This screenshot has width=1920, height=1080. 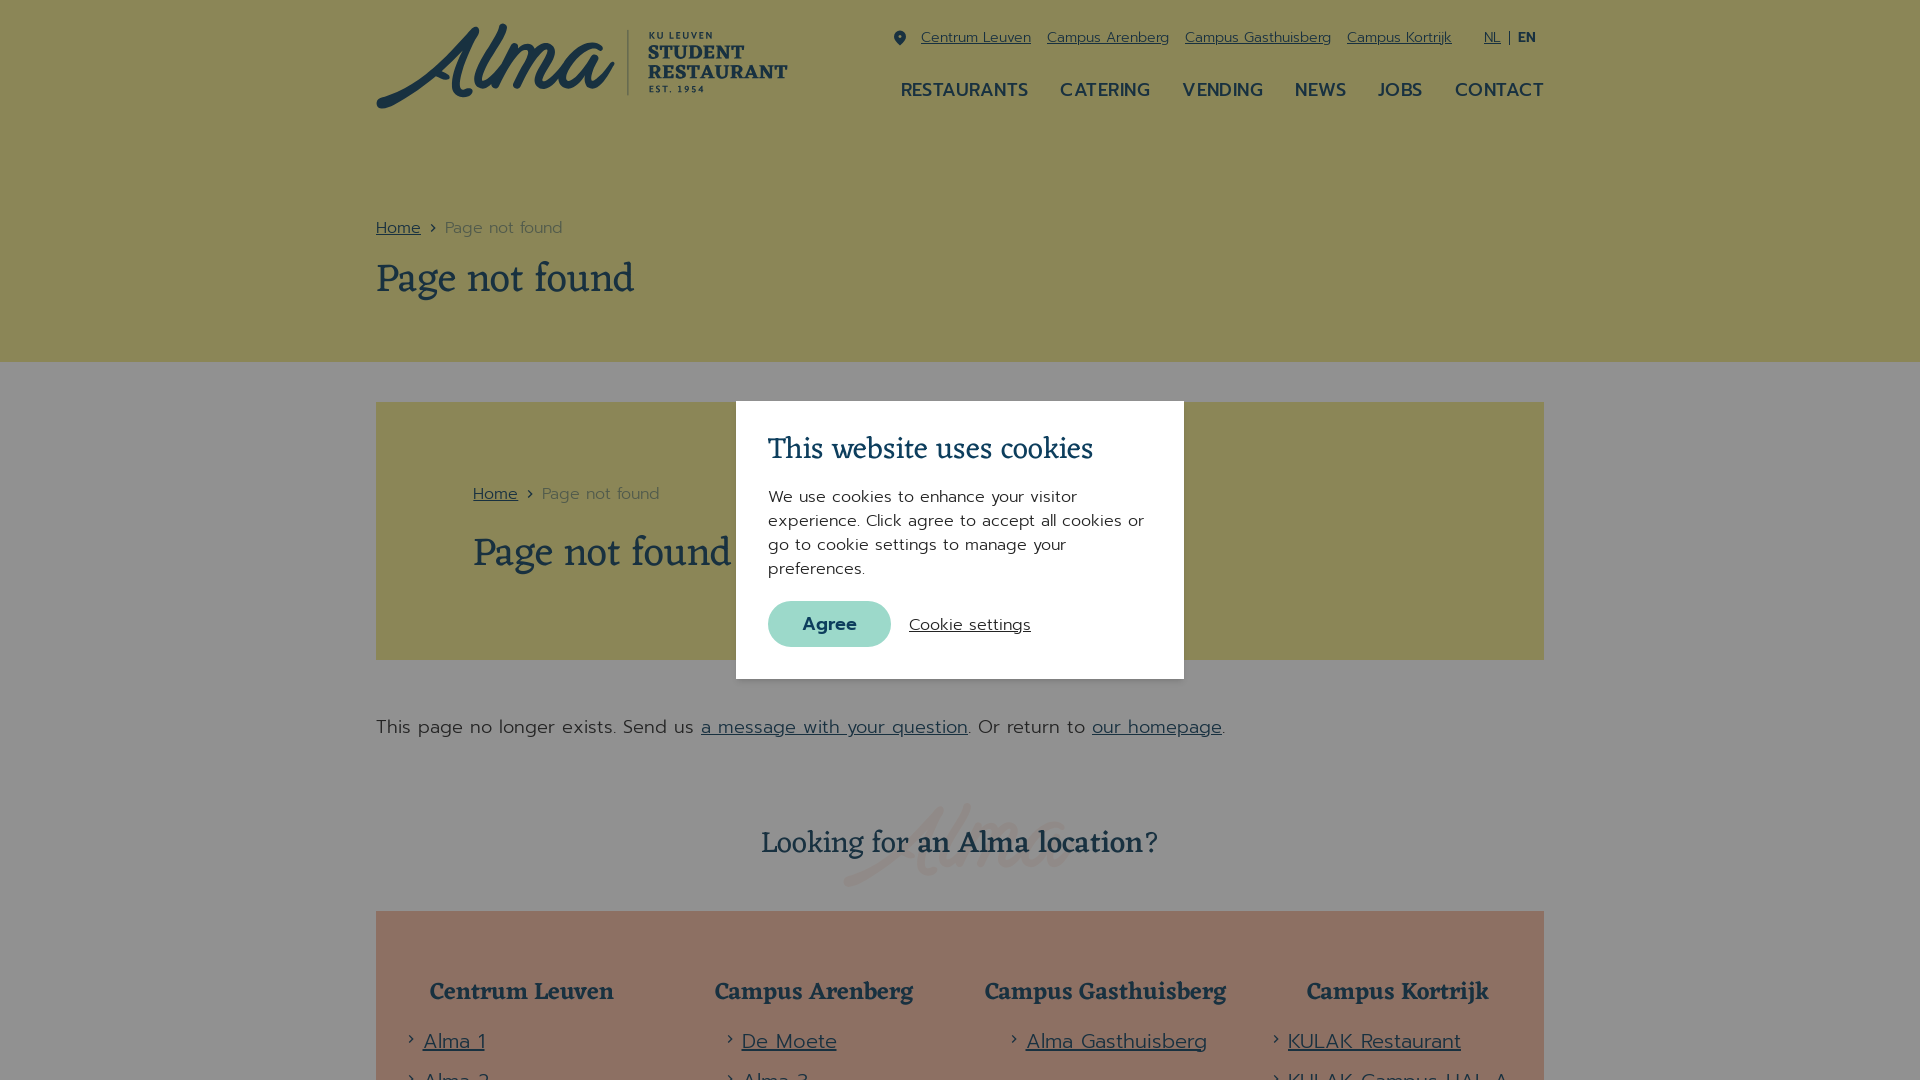 What do you see at coordinates (834, 726) in the screenshot?
I see `'a message with your question'` at bounding box center [834, 726].